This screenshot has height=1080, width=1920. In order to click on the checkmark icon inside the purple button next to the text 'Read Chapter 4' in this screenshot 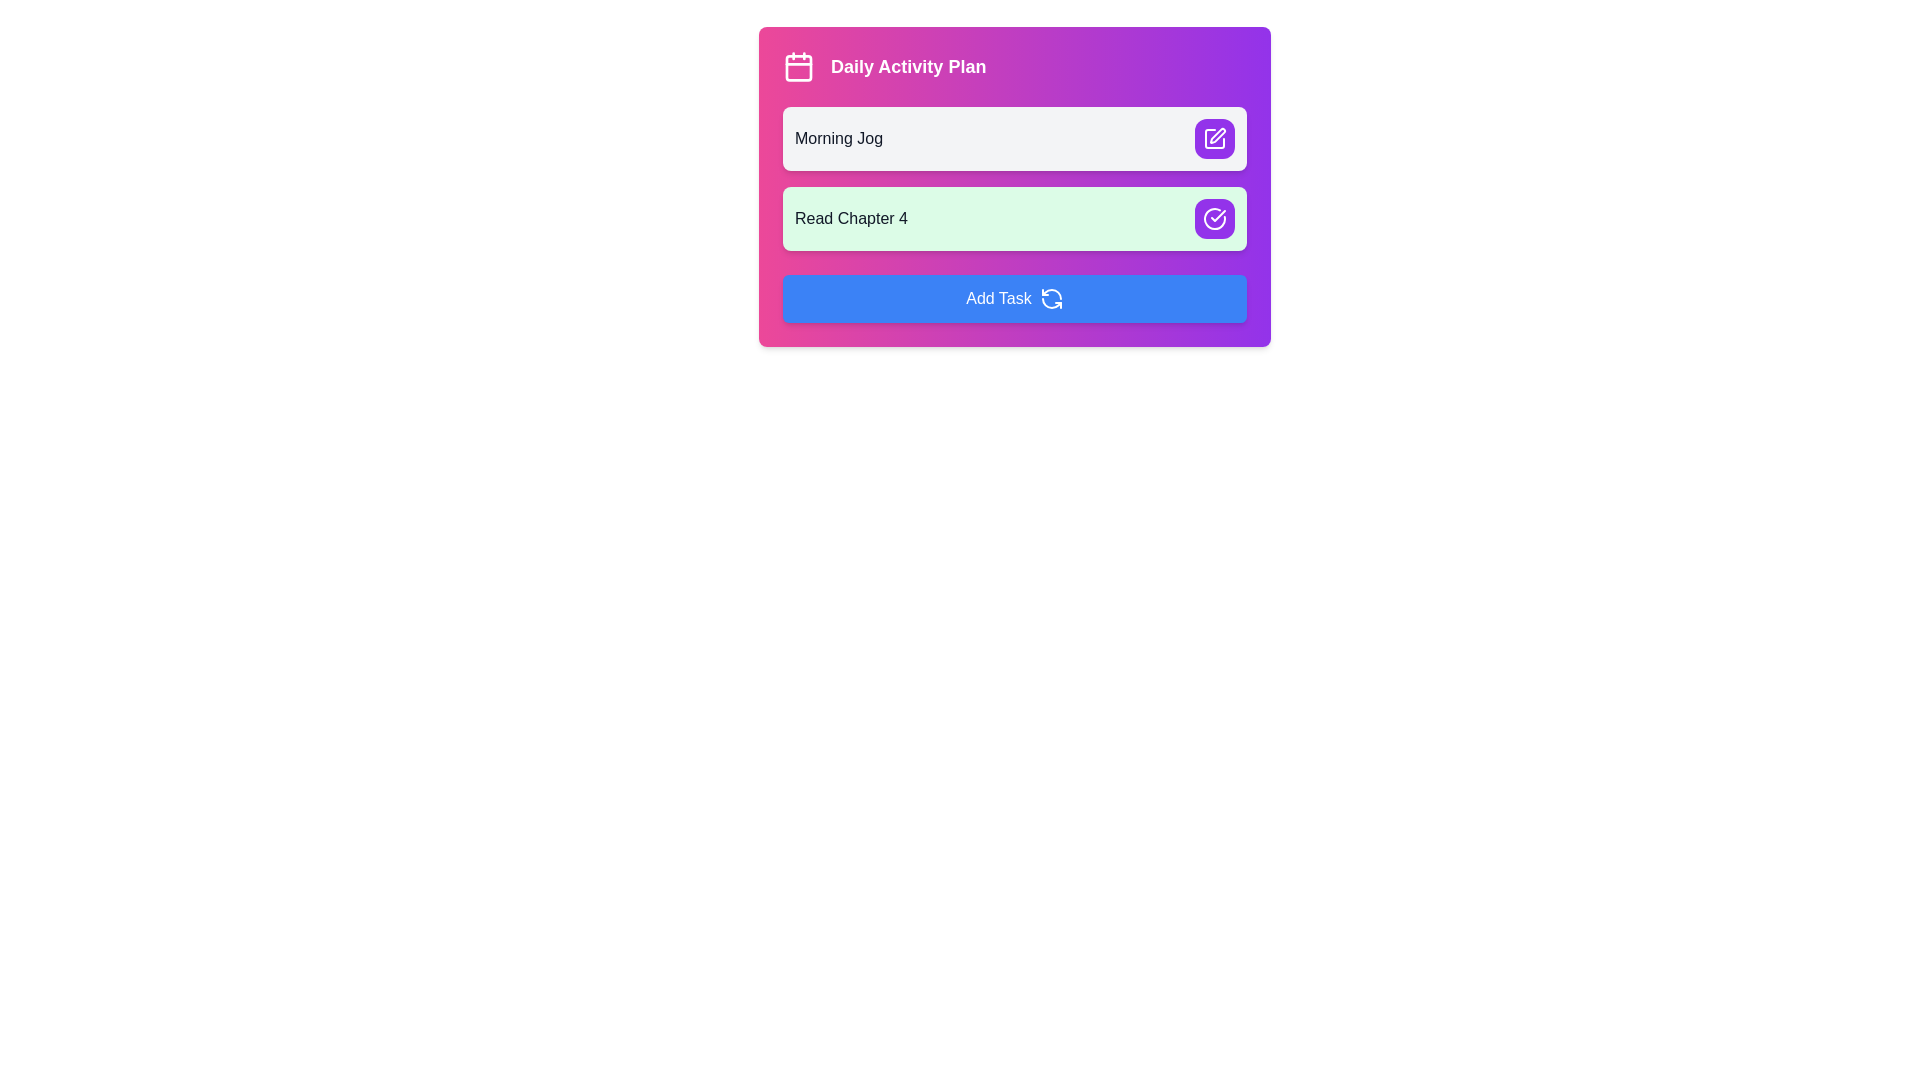, I will do `click(1213, 219)`.